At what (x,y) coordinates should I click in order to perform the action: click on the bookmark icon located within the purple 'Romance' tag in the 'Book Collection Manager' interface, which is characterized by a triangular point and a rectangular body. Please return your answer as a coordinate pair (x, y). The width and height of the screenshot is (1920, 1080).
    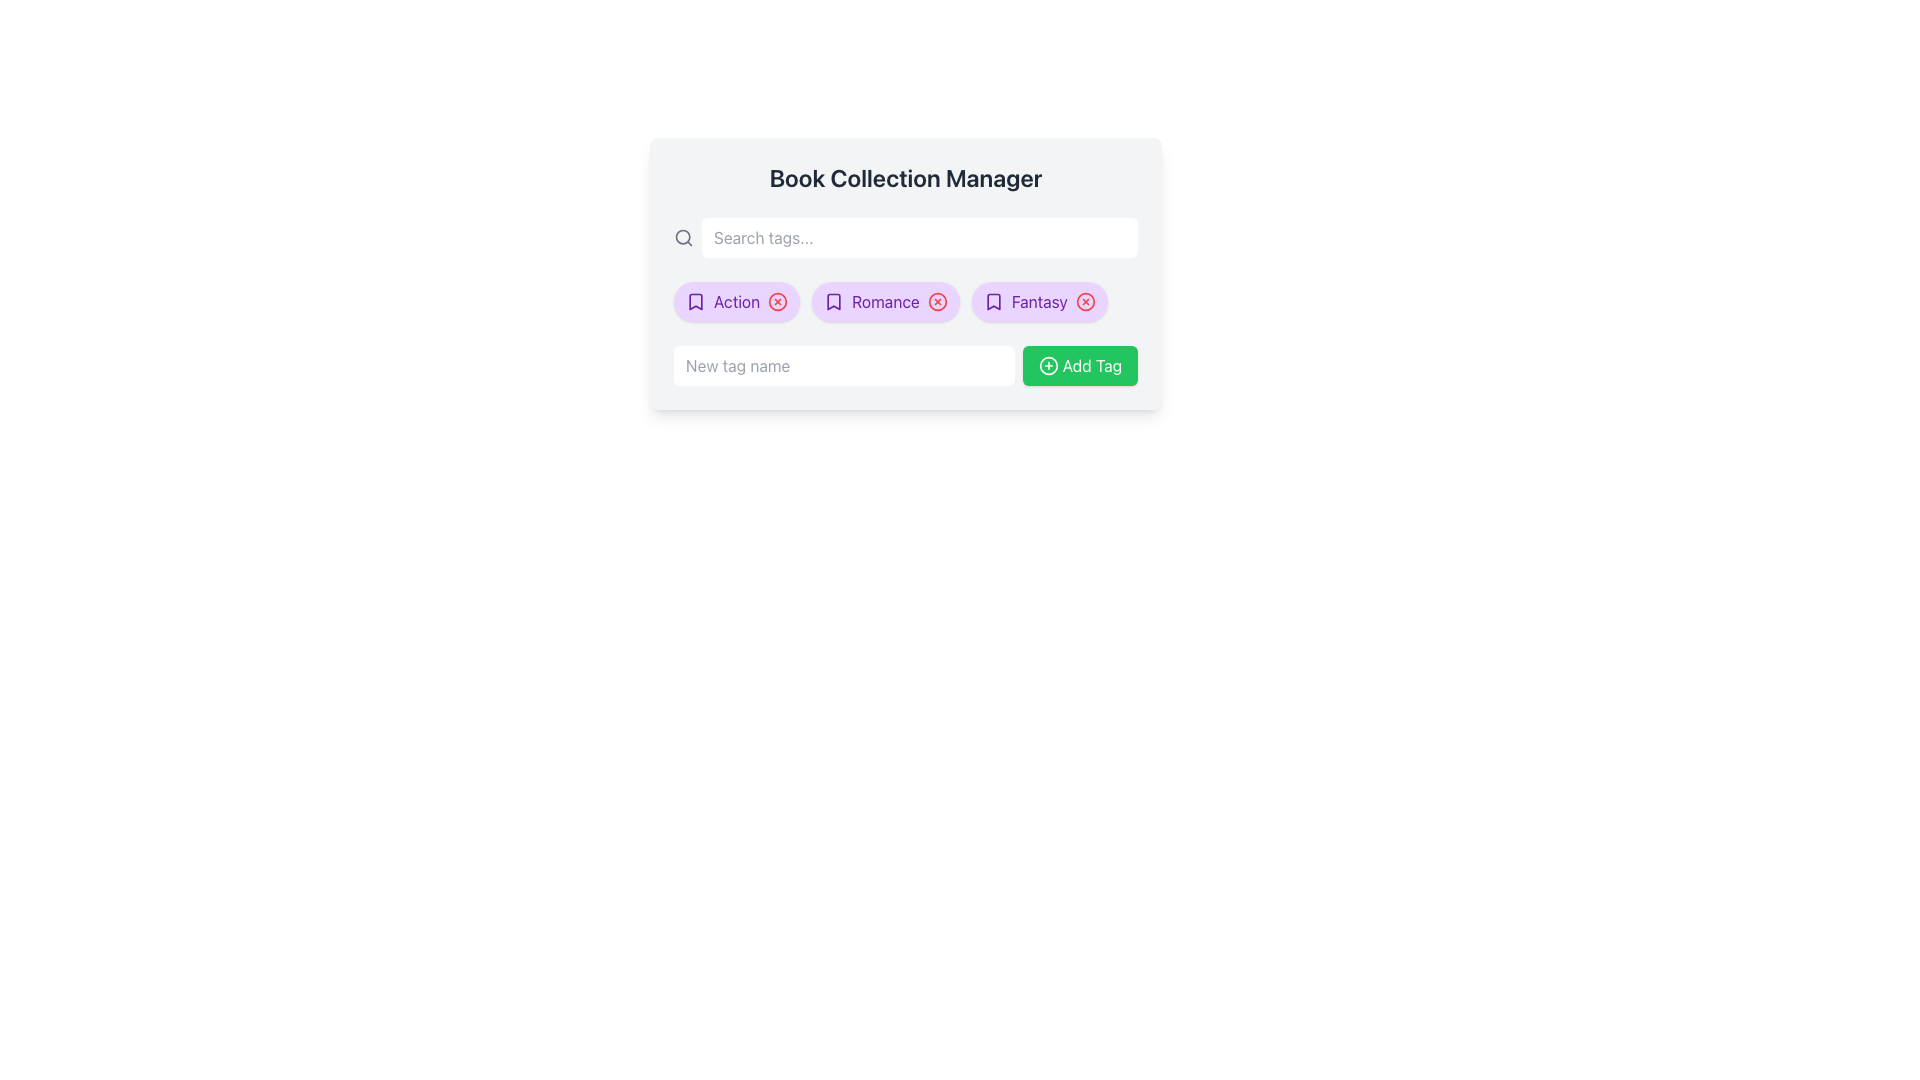
    Looking at the image, I should click on (834, 301).